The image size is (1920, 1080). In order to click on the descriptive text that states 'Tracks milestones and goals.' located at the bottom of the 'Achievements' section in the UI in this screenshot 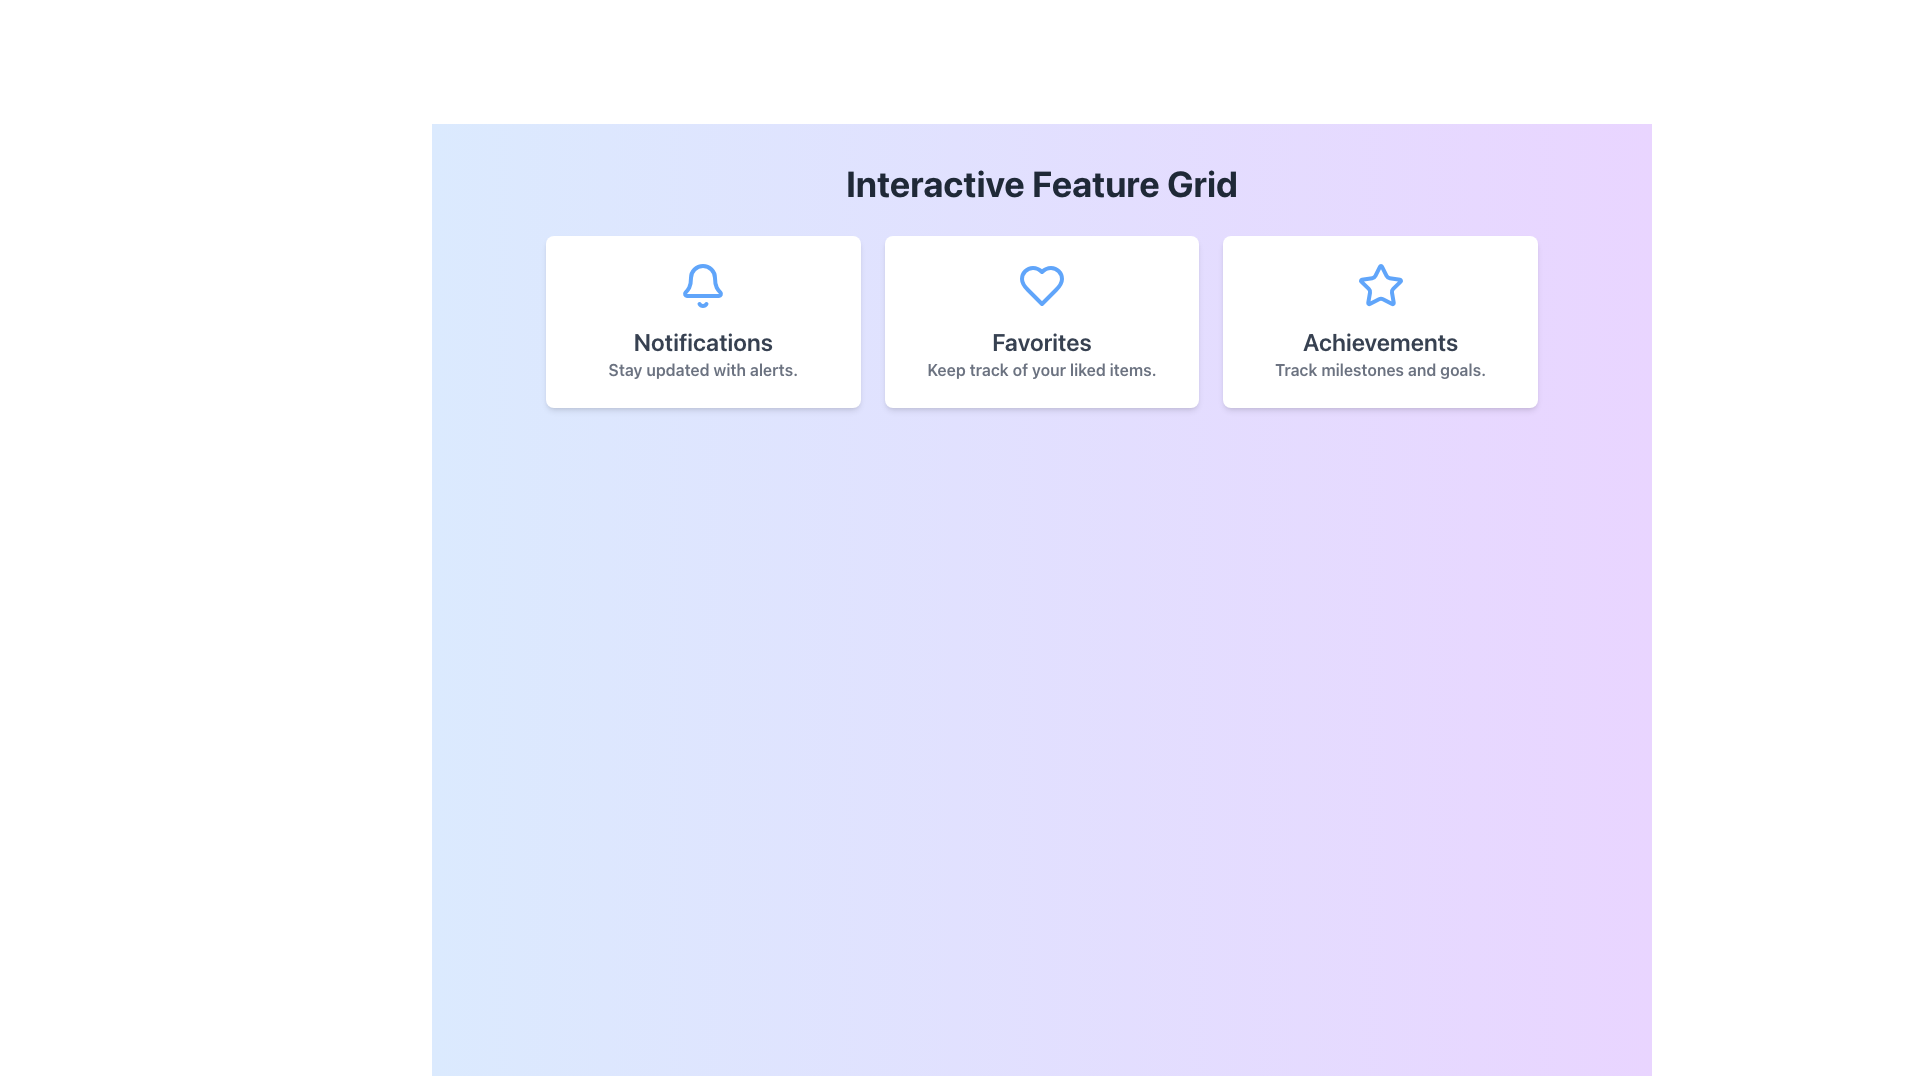, I will do `click(1379, 370)`.